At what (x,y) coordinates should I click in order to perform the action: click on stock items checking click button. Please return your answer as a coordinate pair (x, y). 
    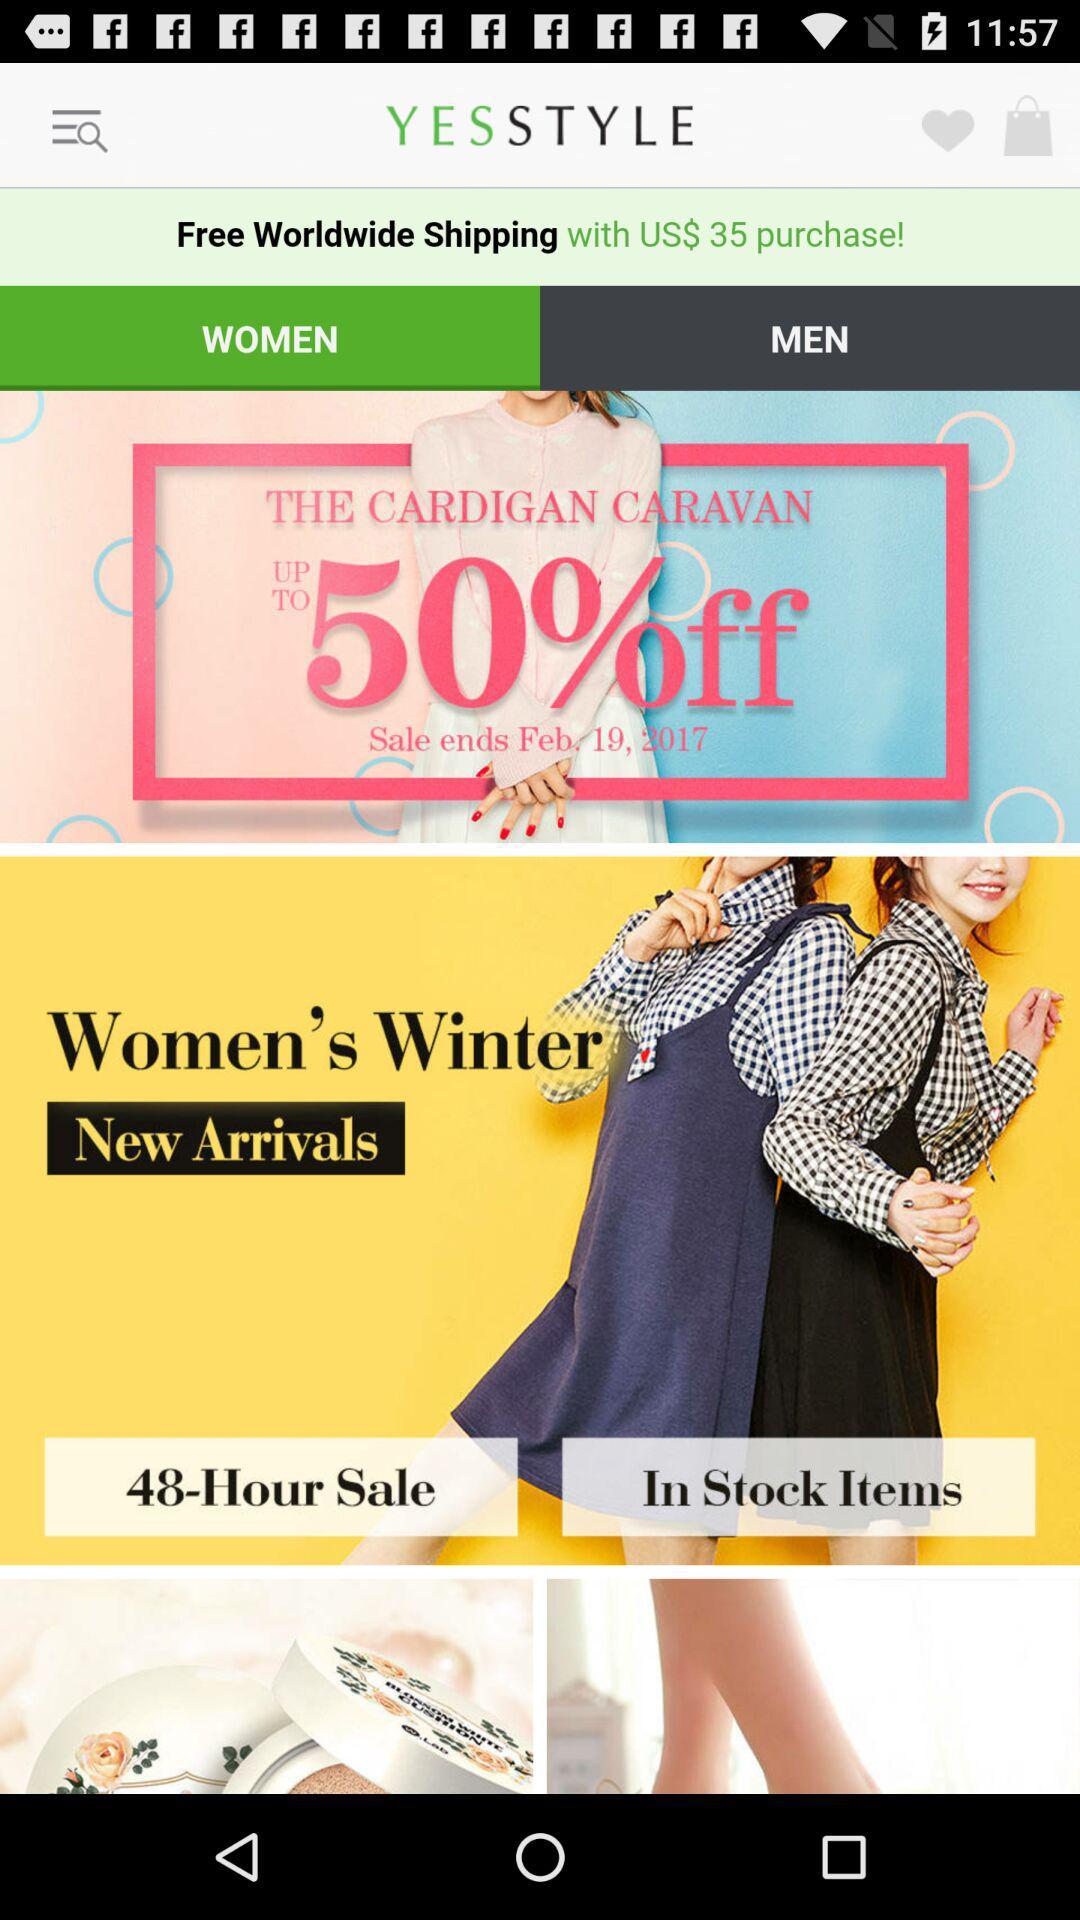
    Looking at the image, I should click on (810, 1480).